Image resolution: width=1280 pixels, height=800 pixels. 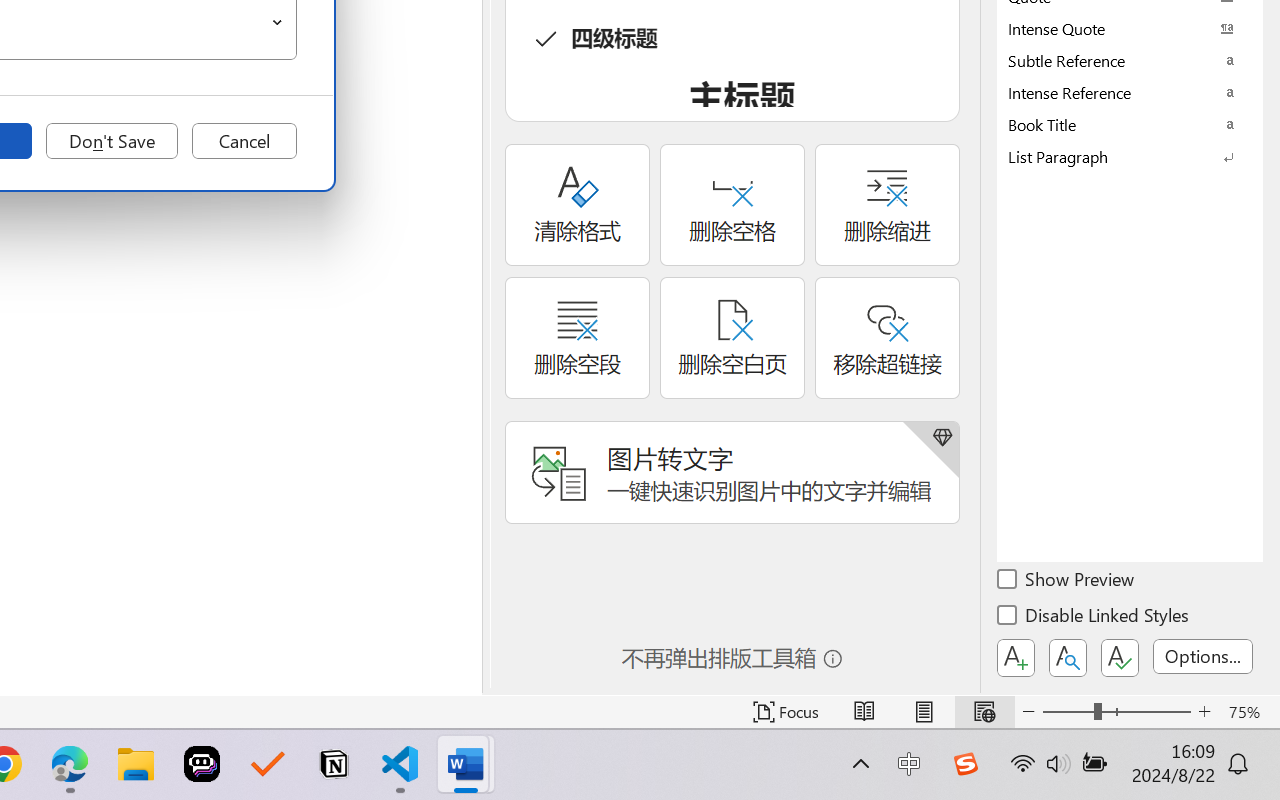 I want to click on 'Poe', so click(x=202, y=764).